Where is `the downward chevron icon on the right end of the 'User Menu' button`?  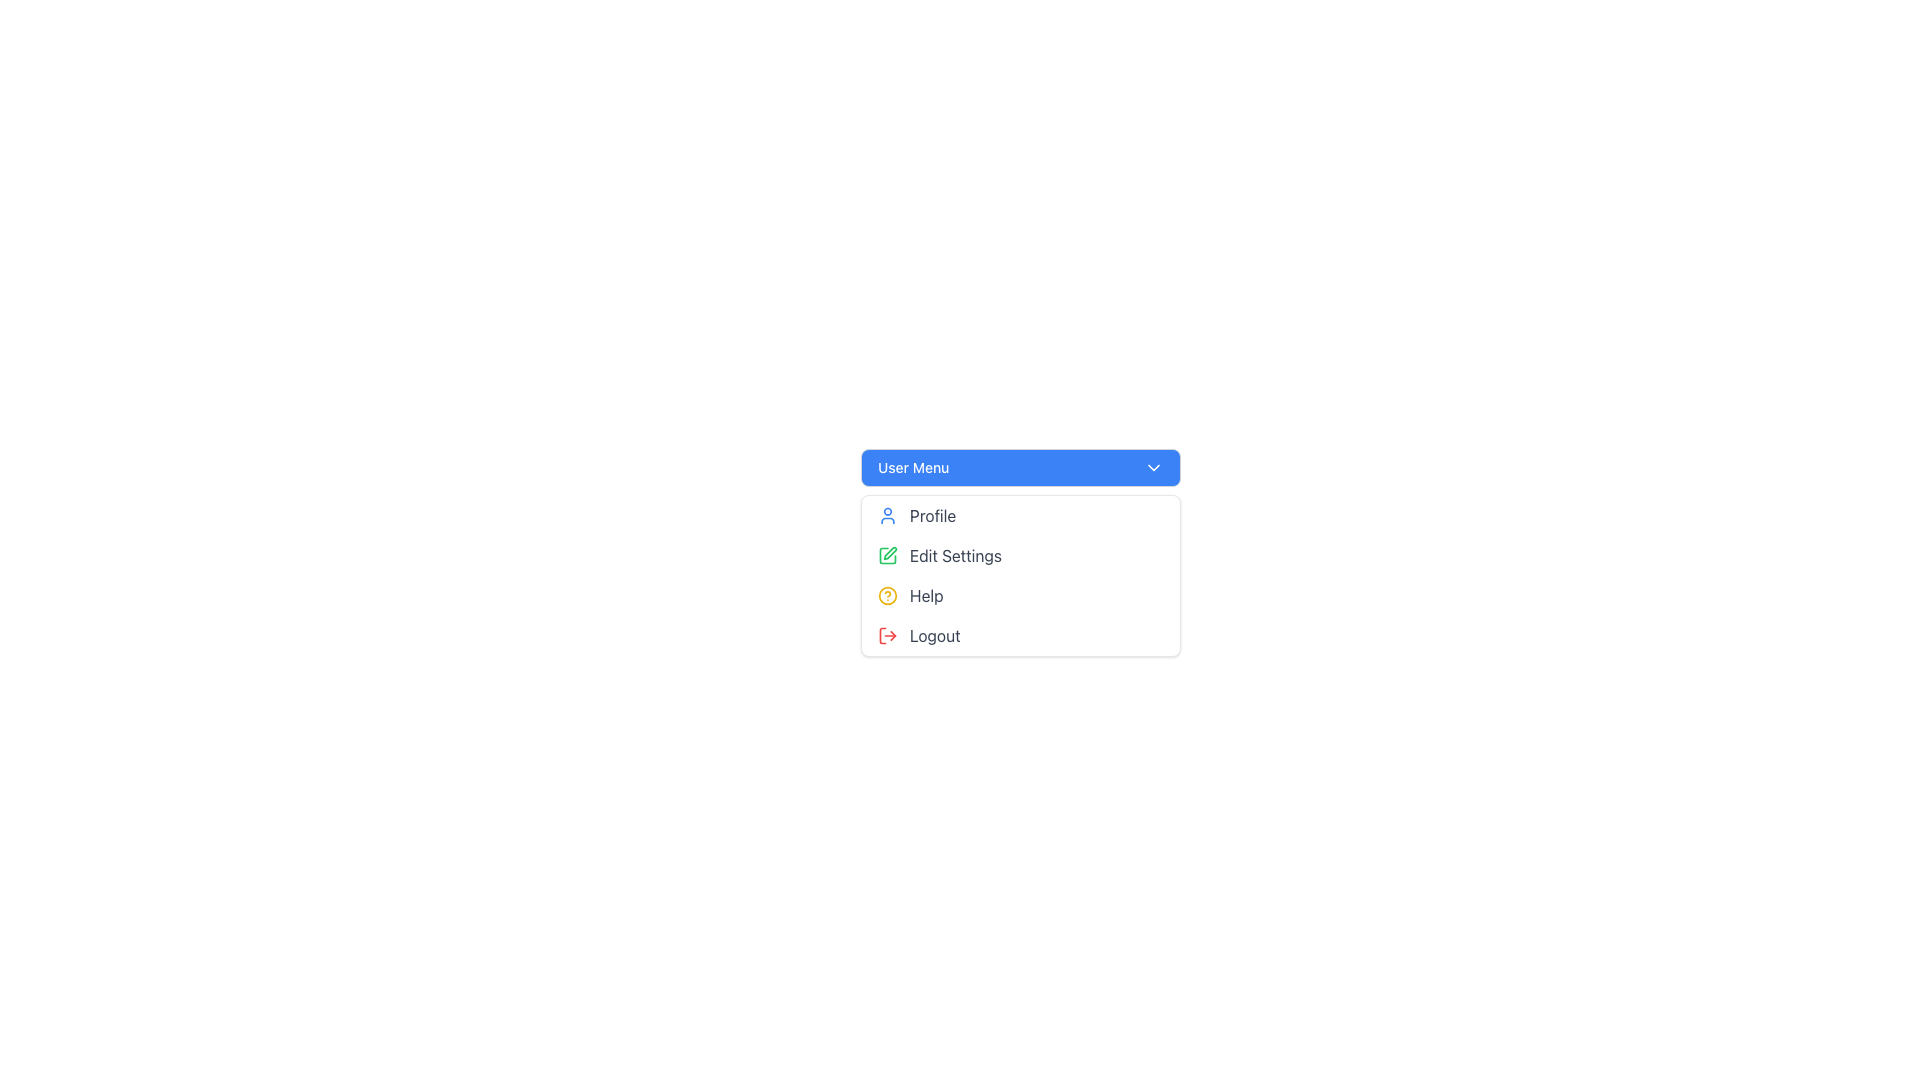 the downward chevron icon on the right end of the 'User Menu' button is located at coordinates (1153, 467).